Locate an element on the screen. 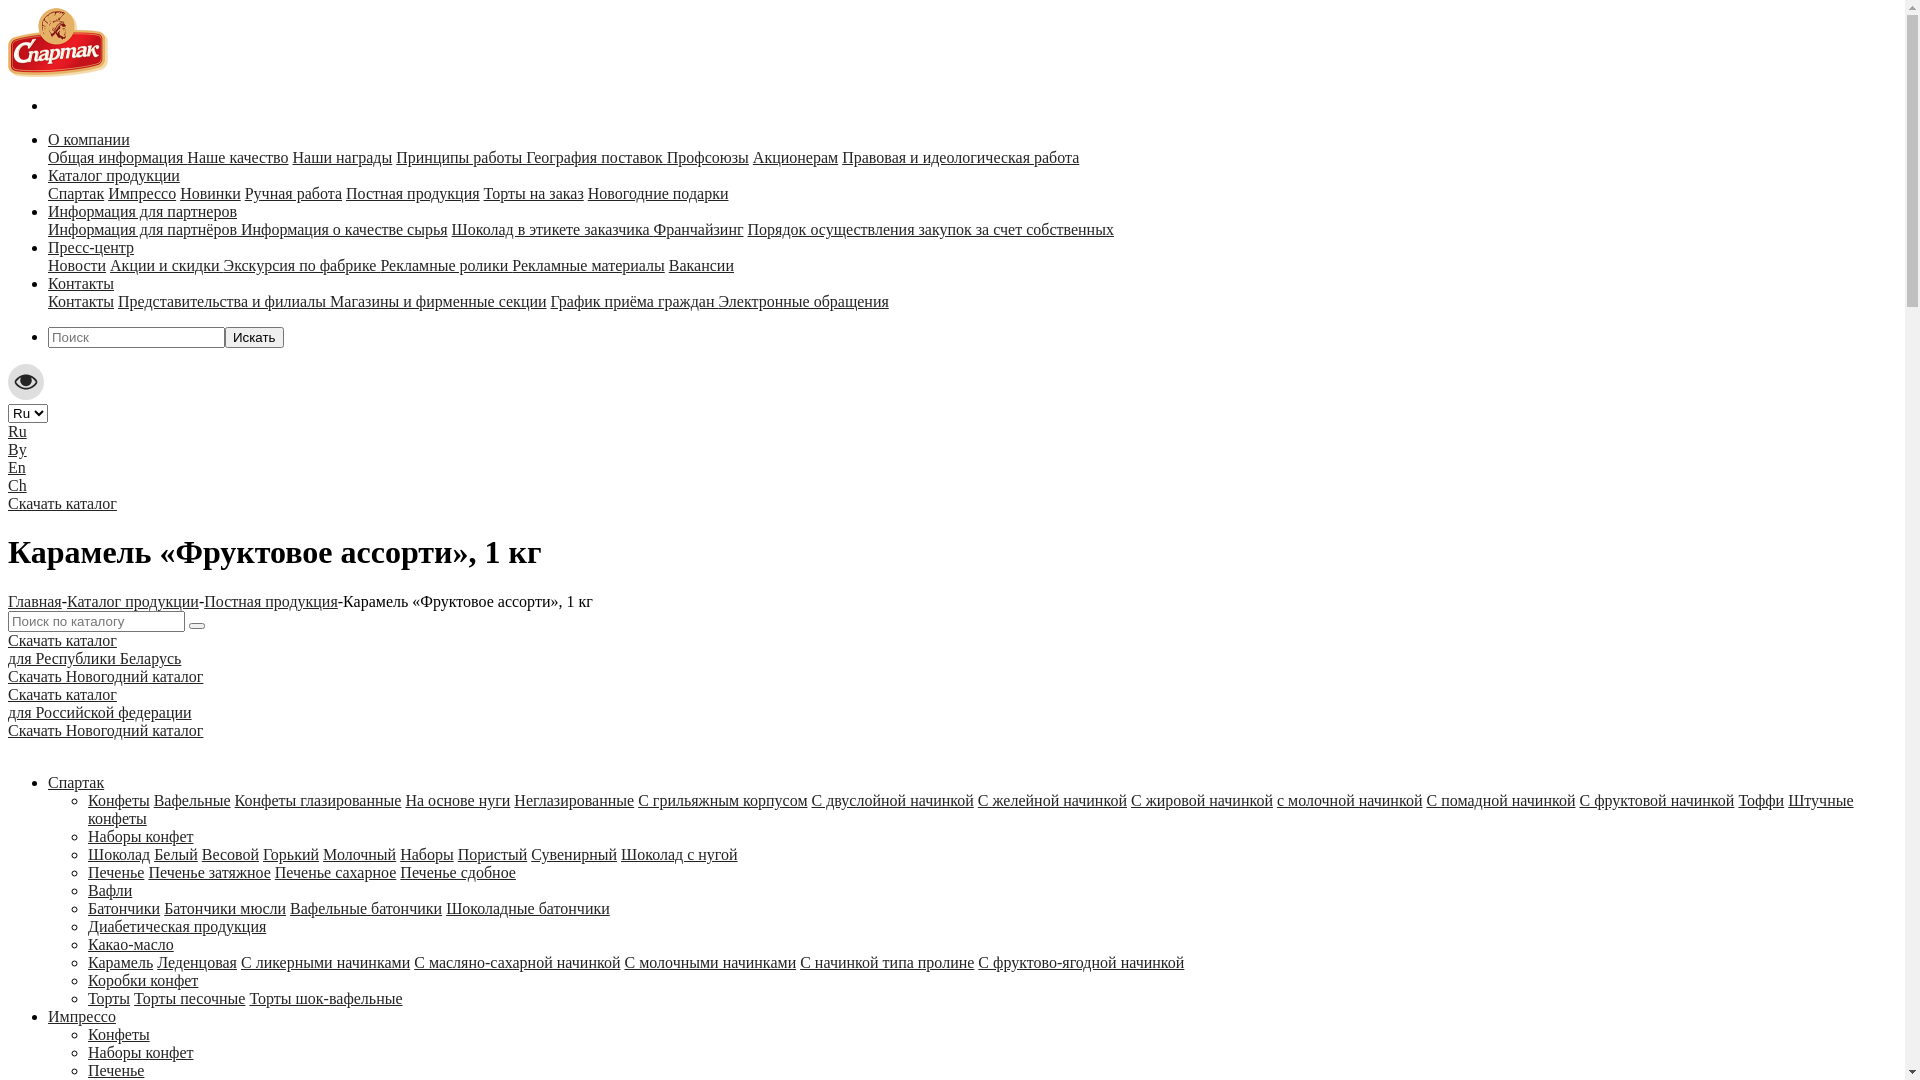 This screenshot has height=1080, width=1920. 'Ru' is located at coordinates (17, 430).